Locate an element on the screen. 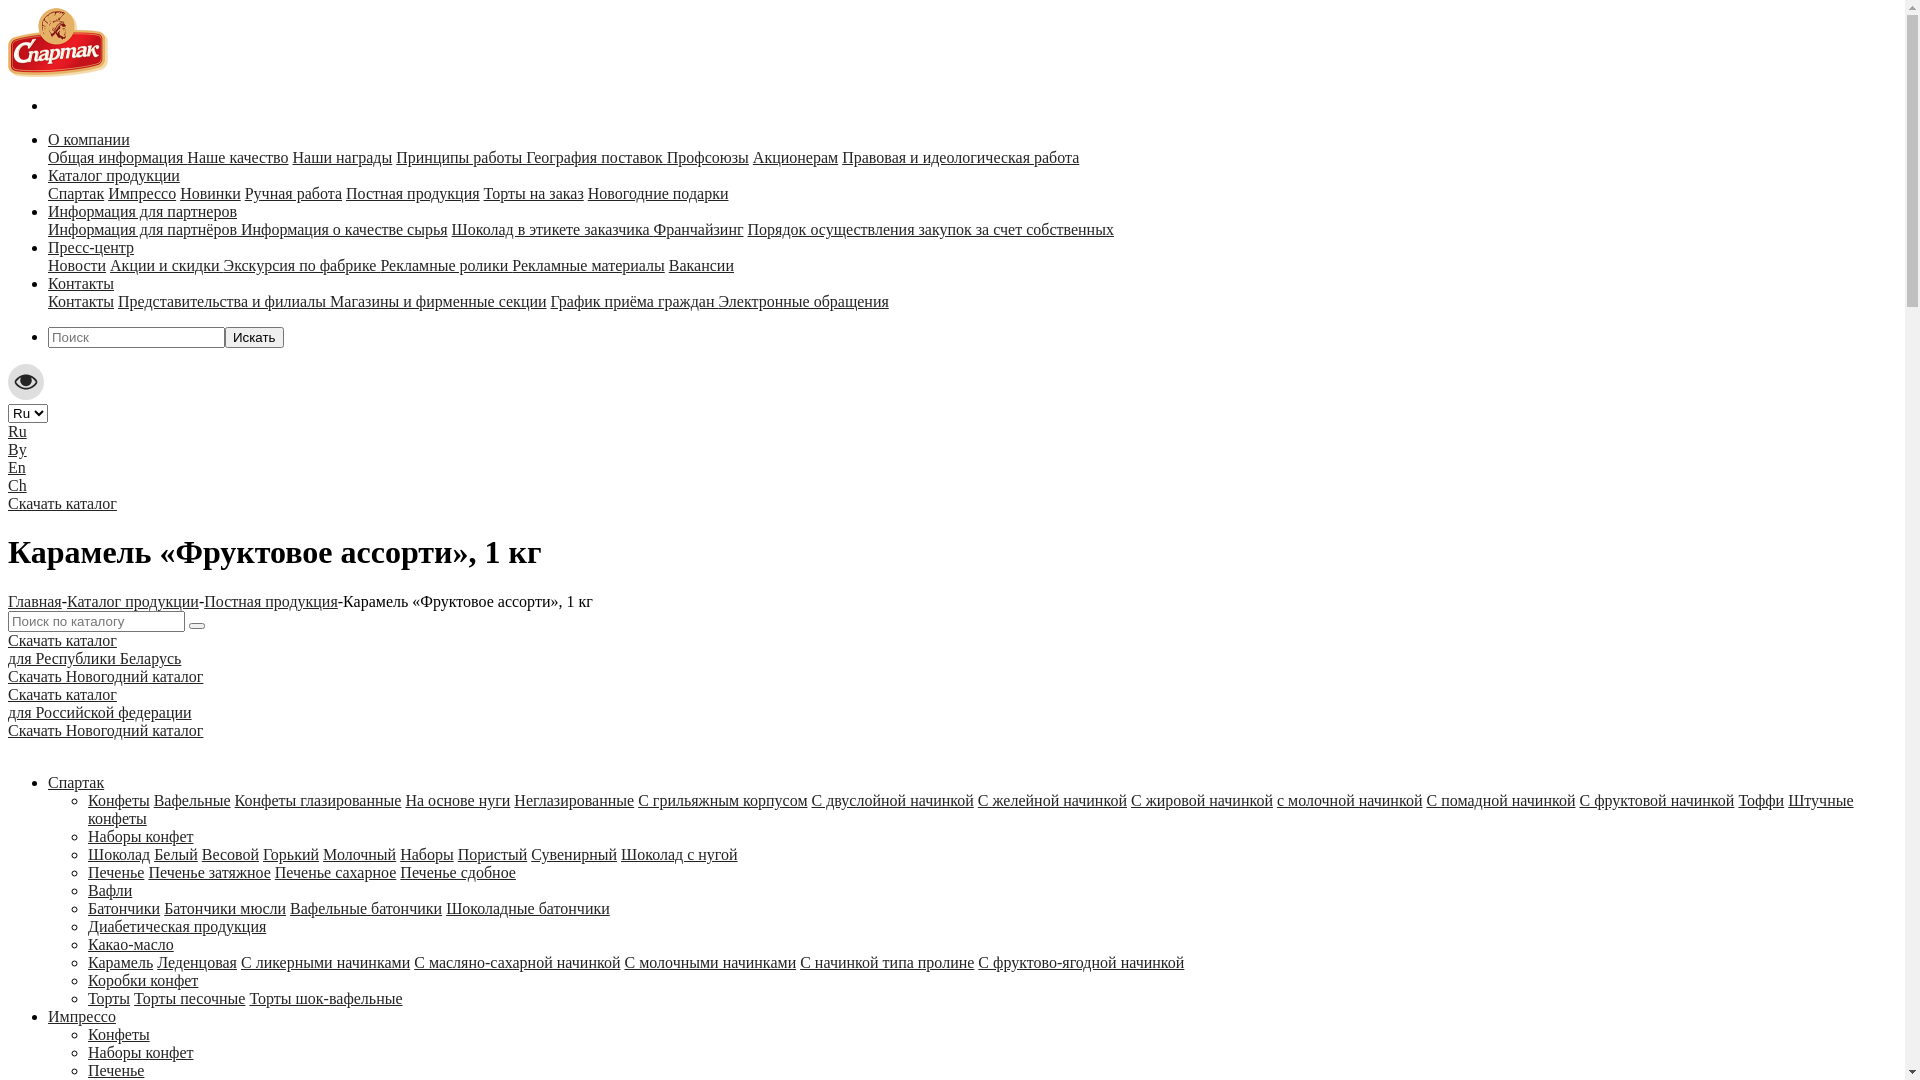 This screenshot has height=1080, width=1920. 'Ru' is located at coordinates (17, 430).